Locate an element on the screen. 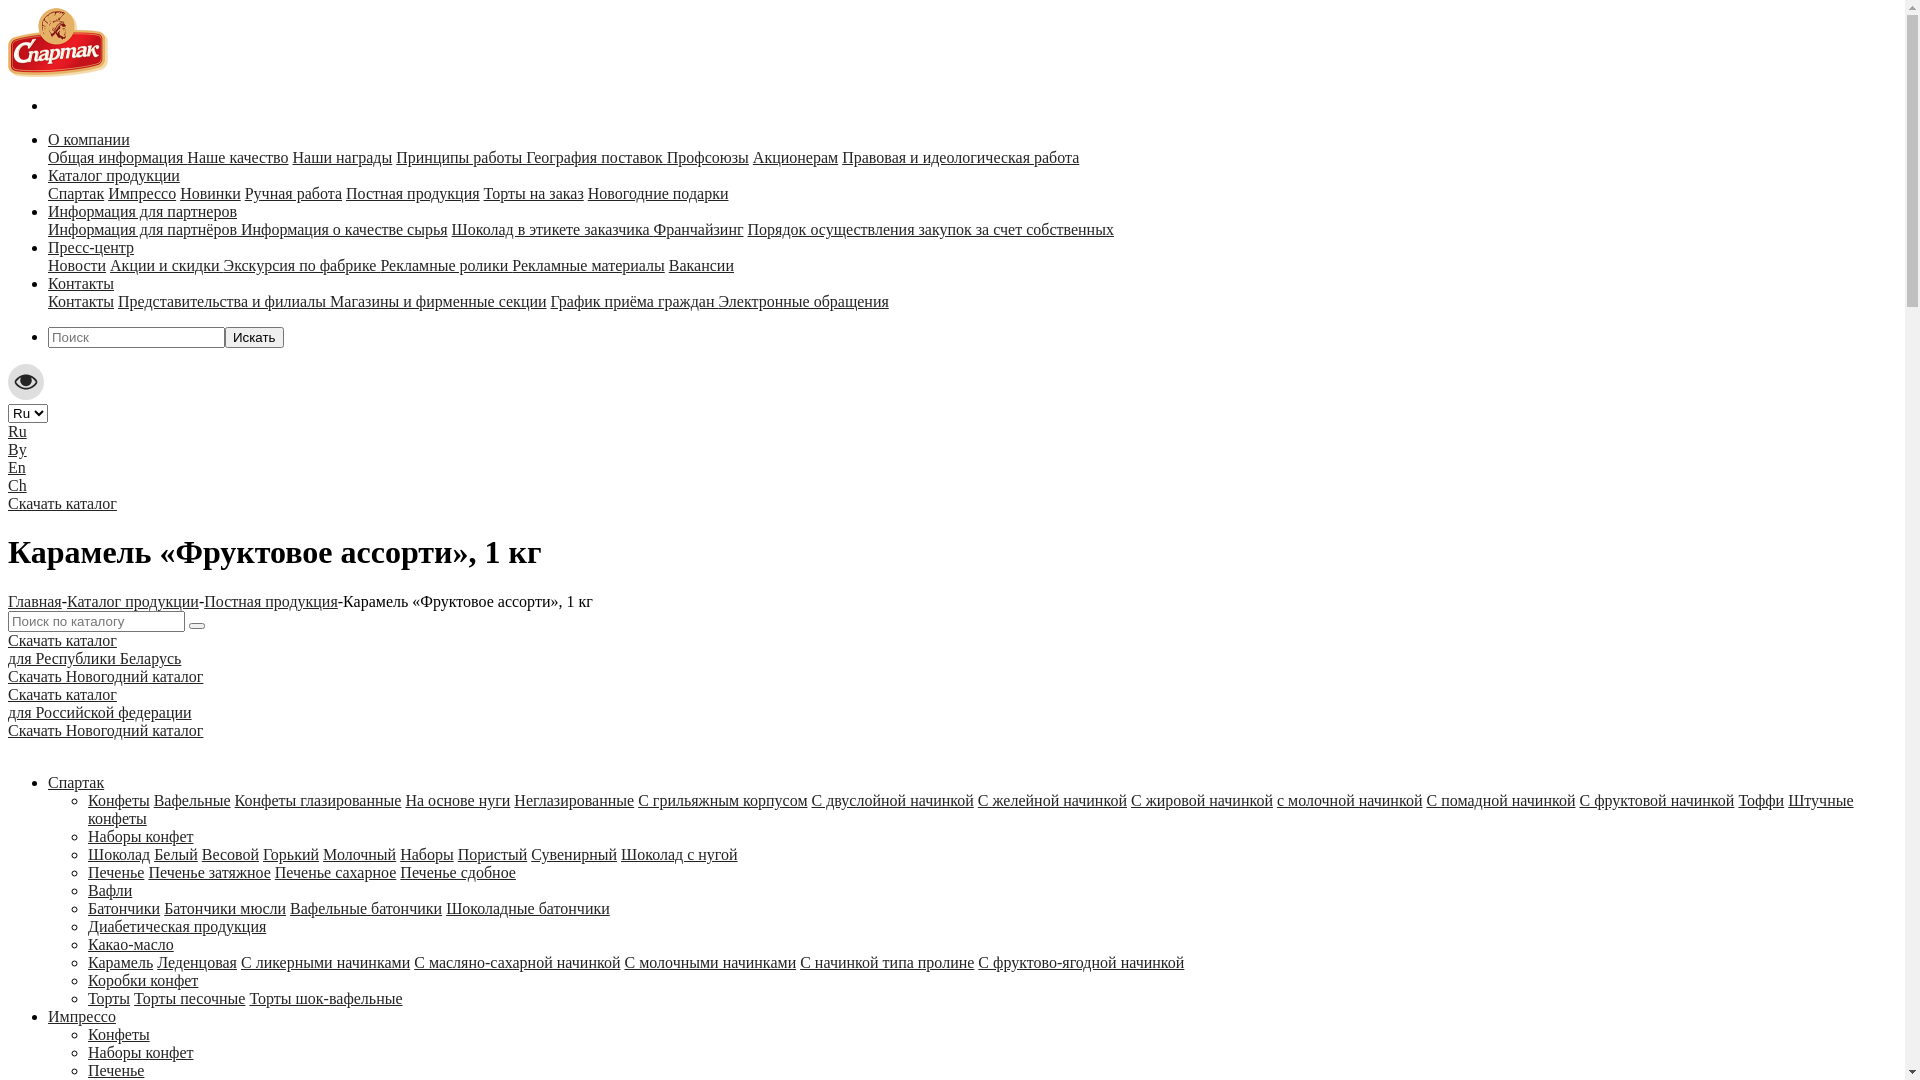 This screenshot has height=1080, width=1920. 'Ru' is located at coordinates (17, 430).